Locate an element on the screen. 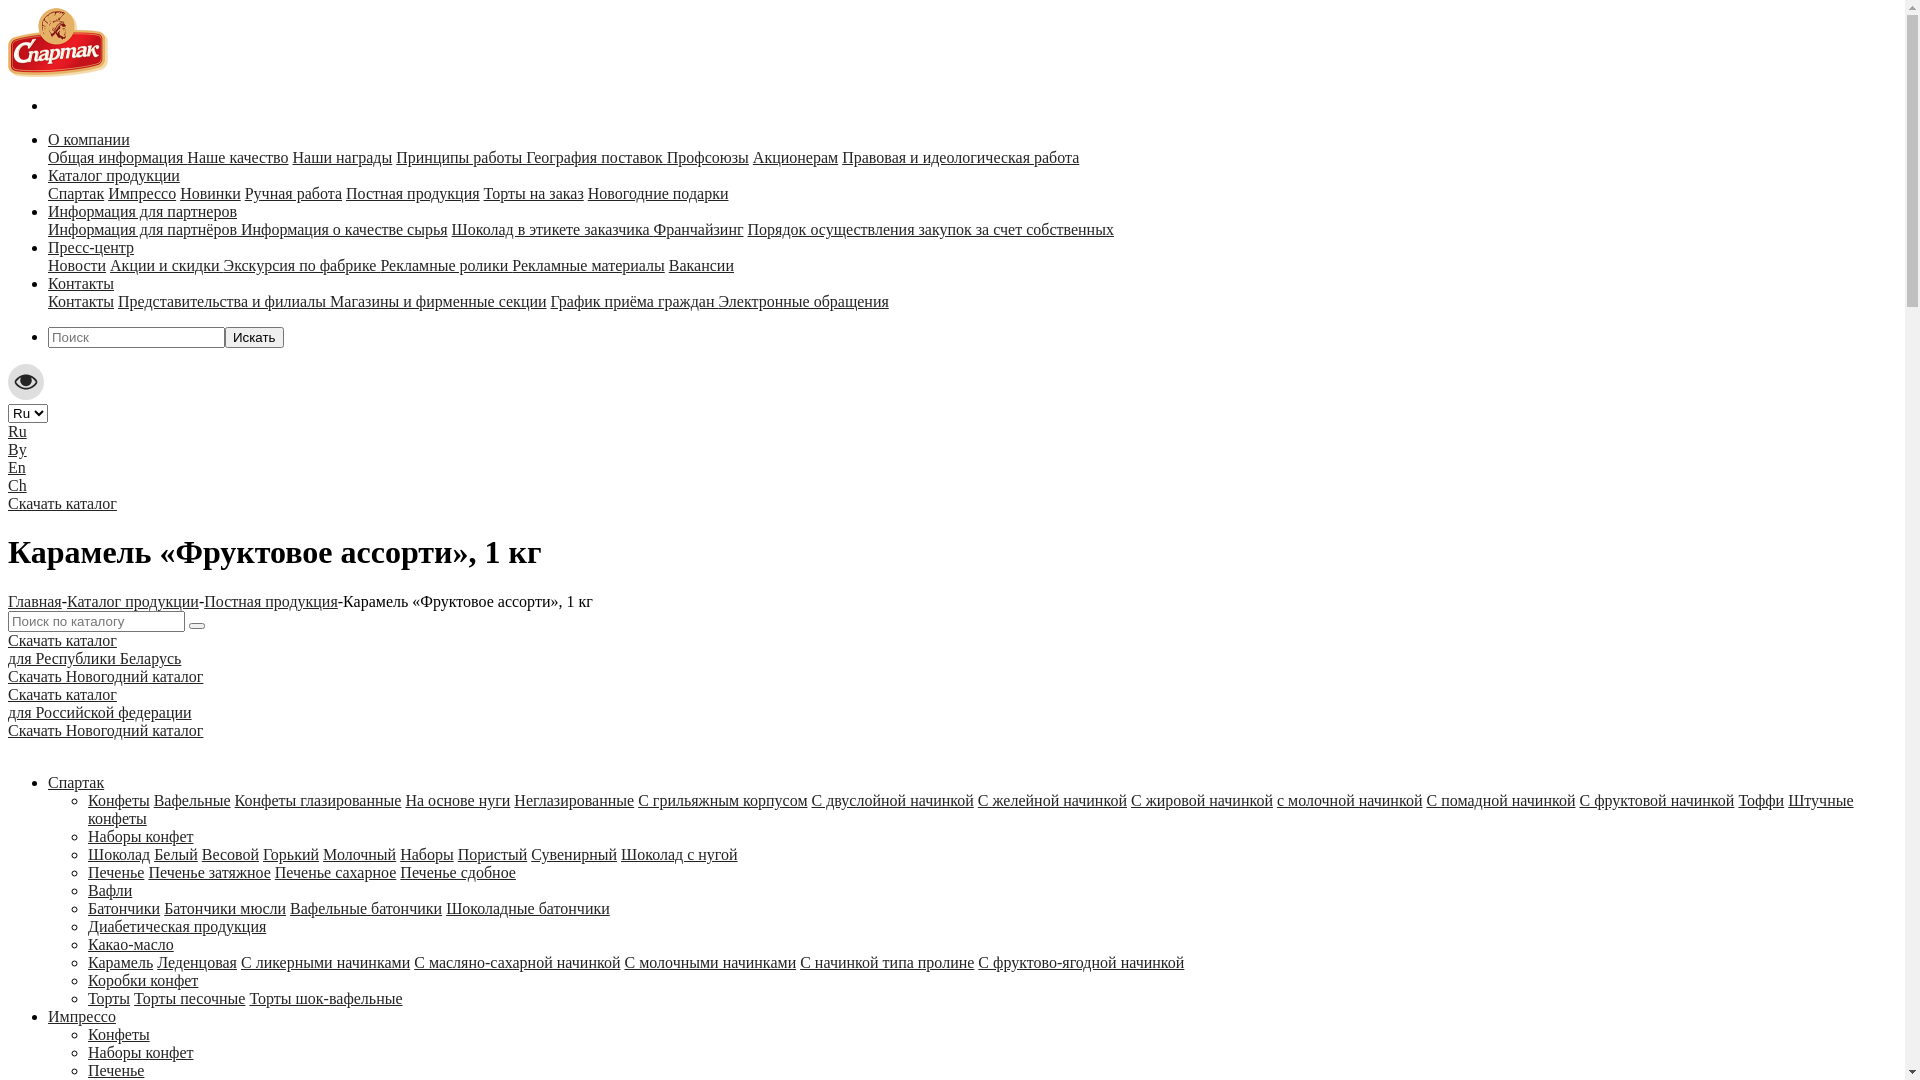 This screenshot has height=1080, width=1920. 'Ru' is located at coordinates (17, 430).